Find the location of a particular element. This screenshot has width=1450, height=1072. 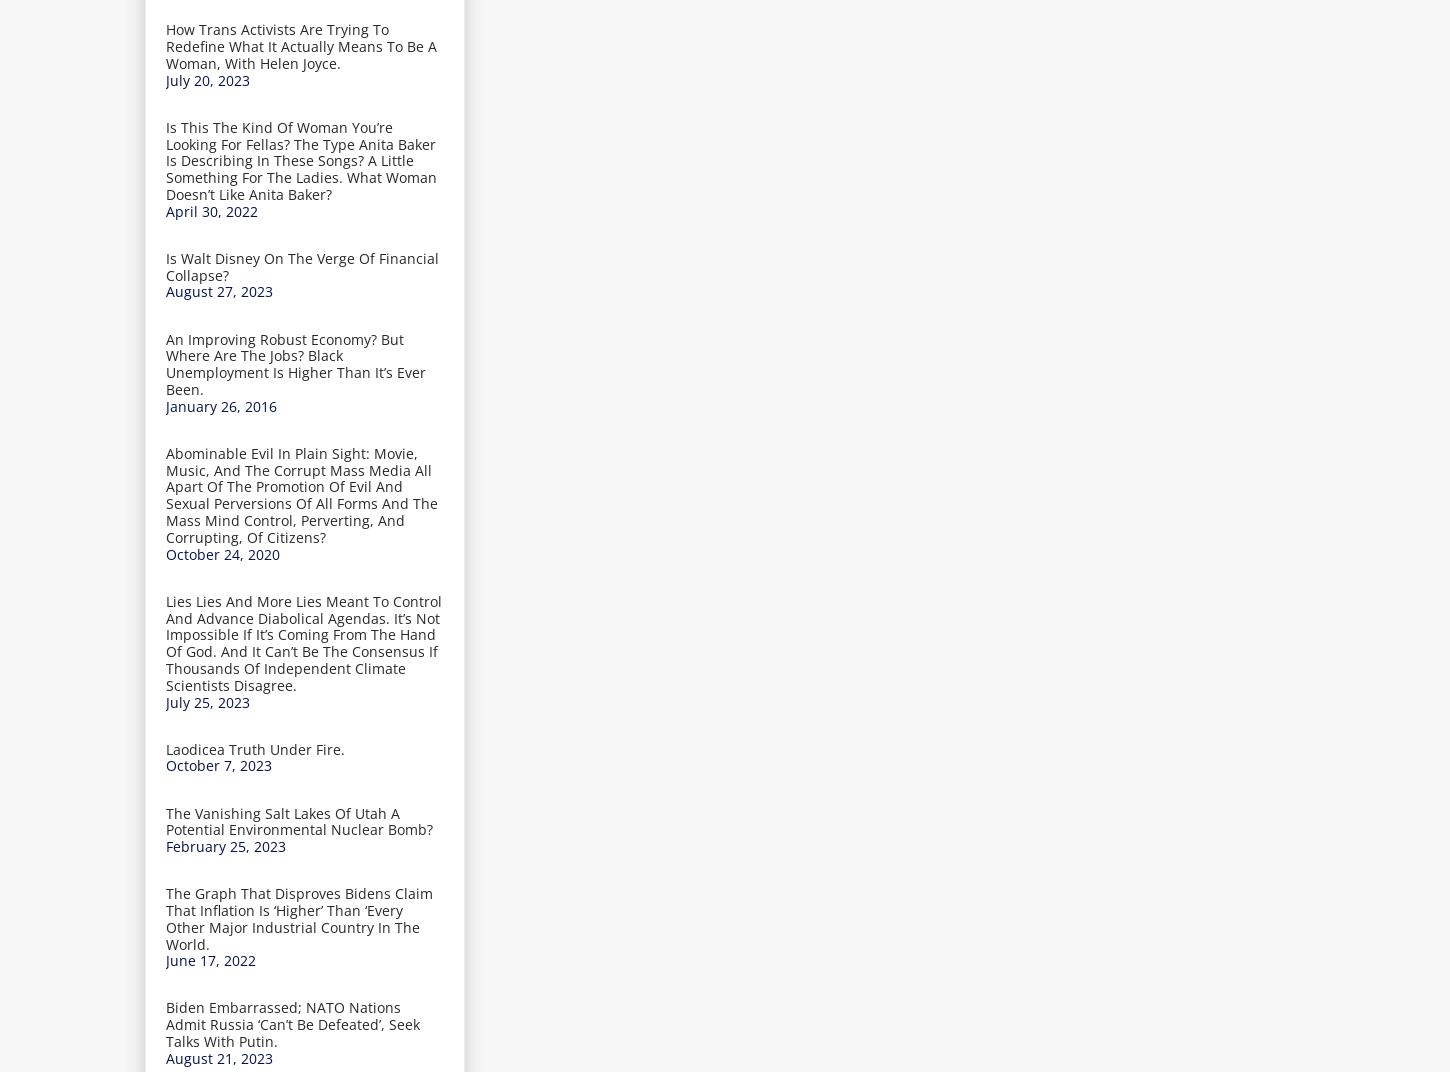

'February 25, 2023' is located at coordinates (225, 845).